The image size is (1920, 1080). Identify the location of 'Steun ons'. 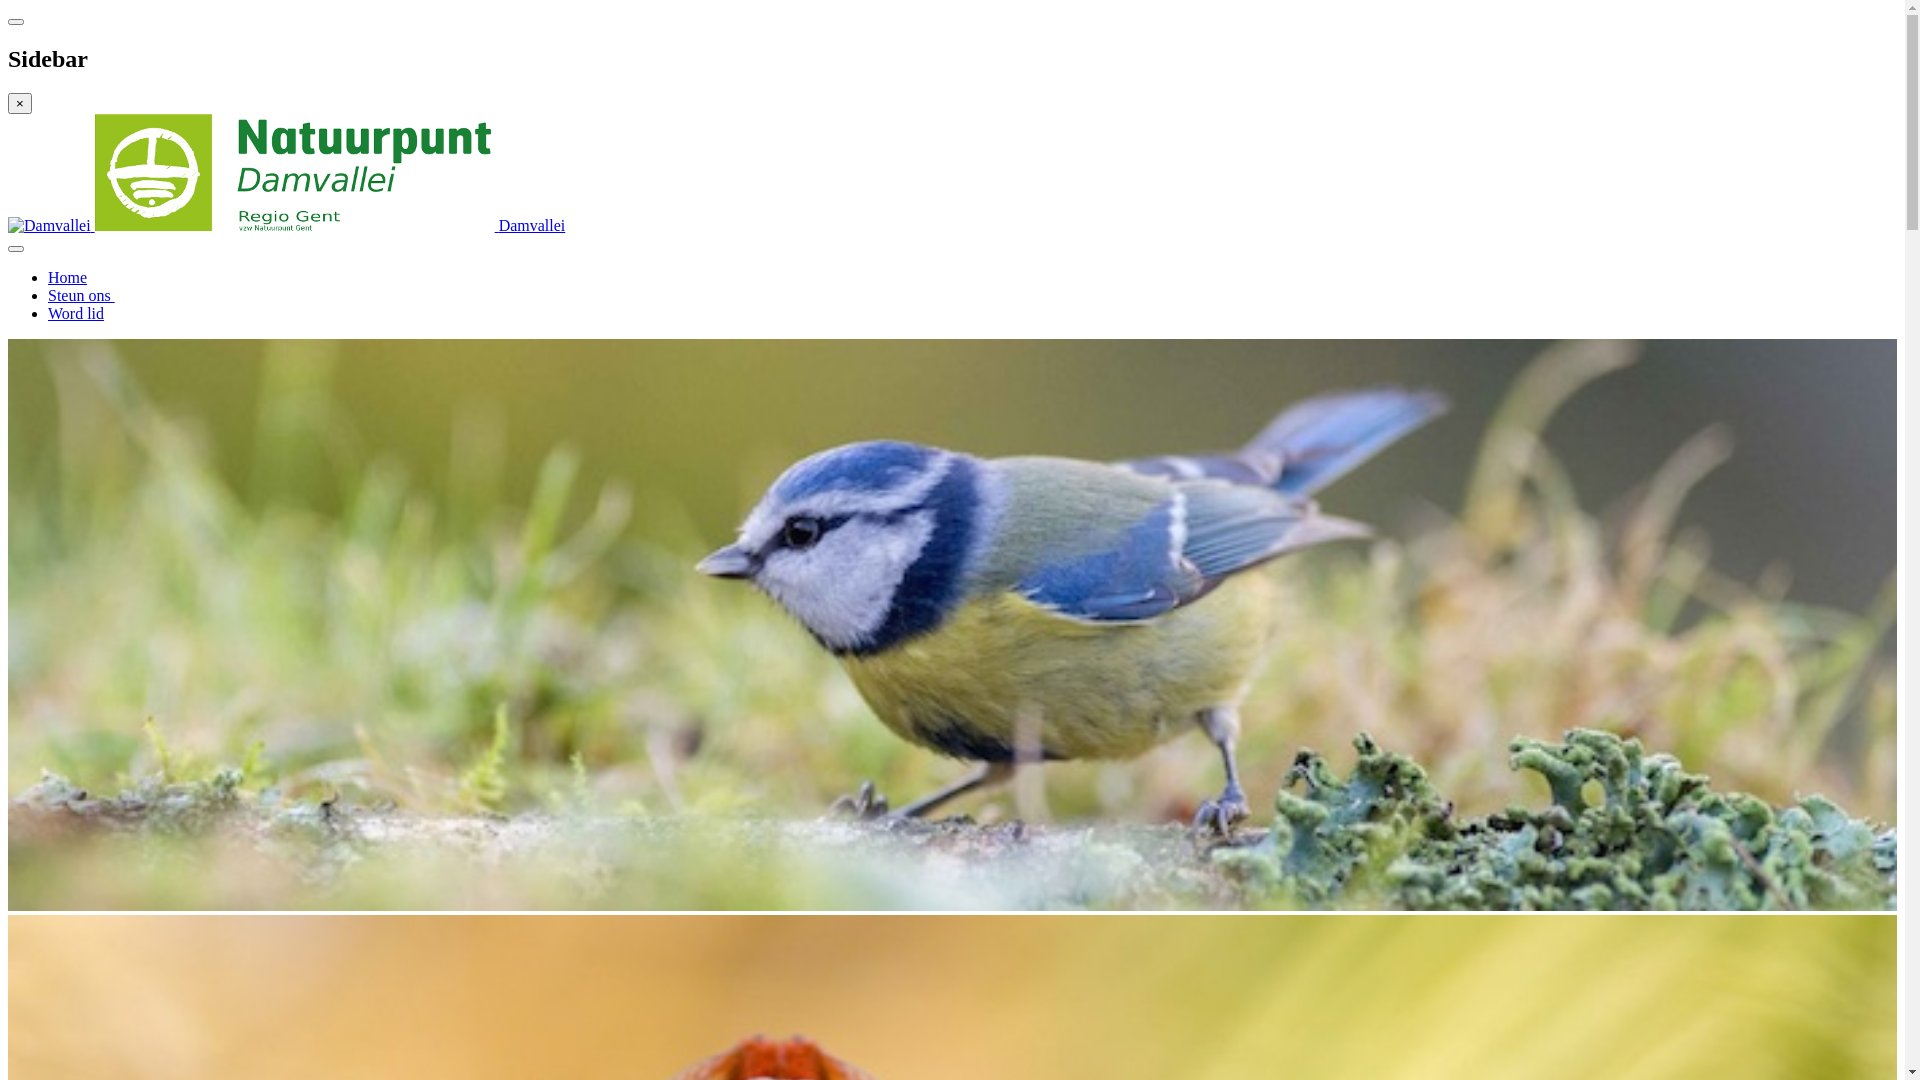
(80, 295).